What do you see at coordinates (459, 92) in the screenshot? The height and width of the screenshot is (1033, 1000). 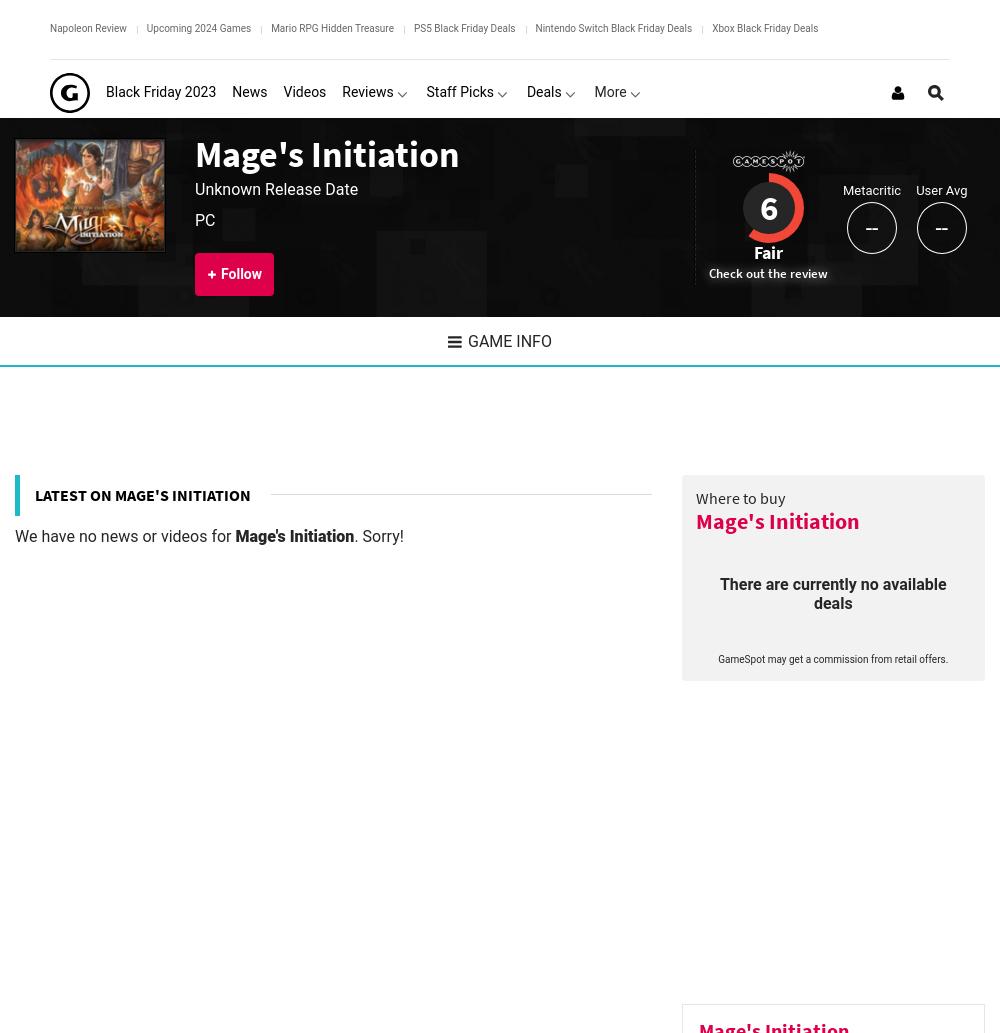 I see `'Staff Picks'` at bounding box center [459, 92].